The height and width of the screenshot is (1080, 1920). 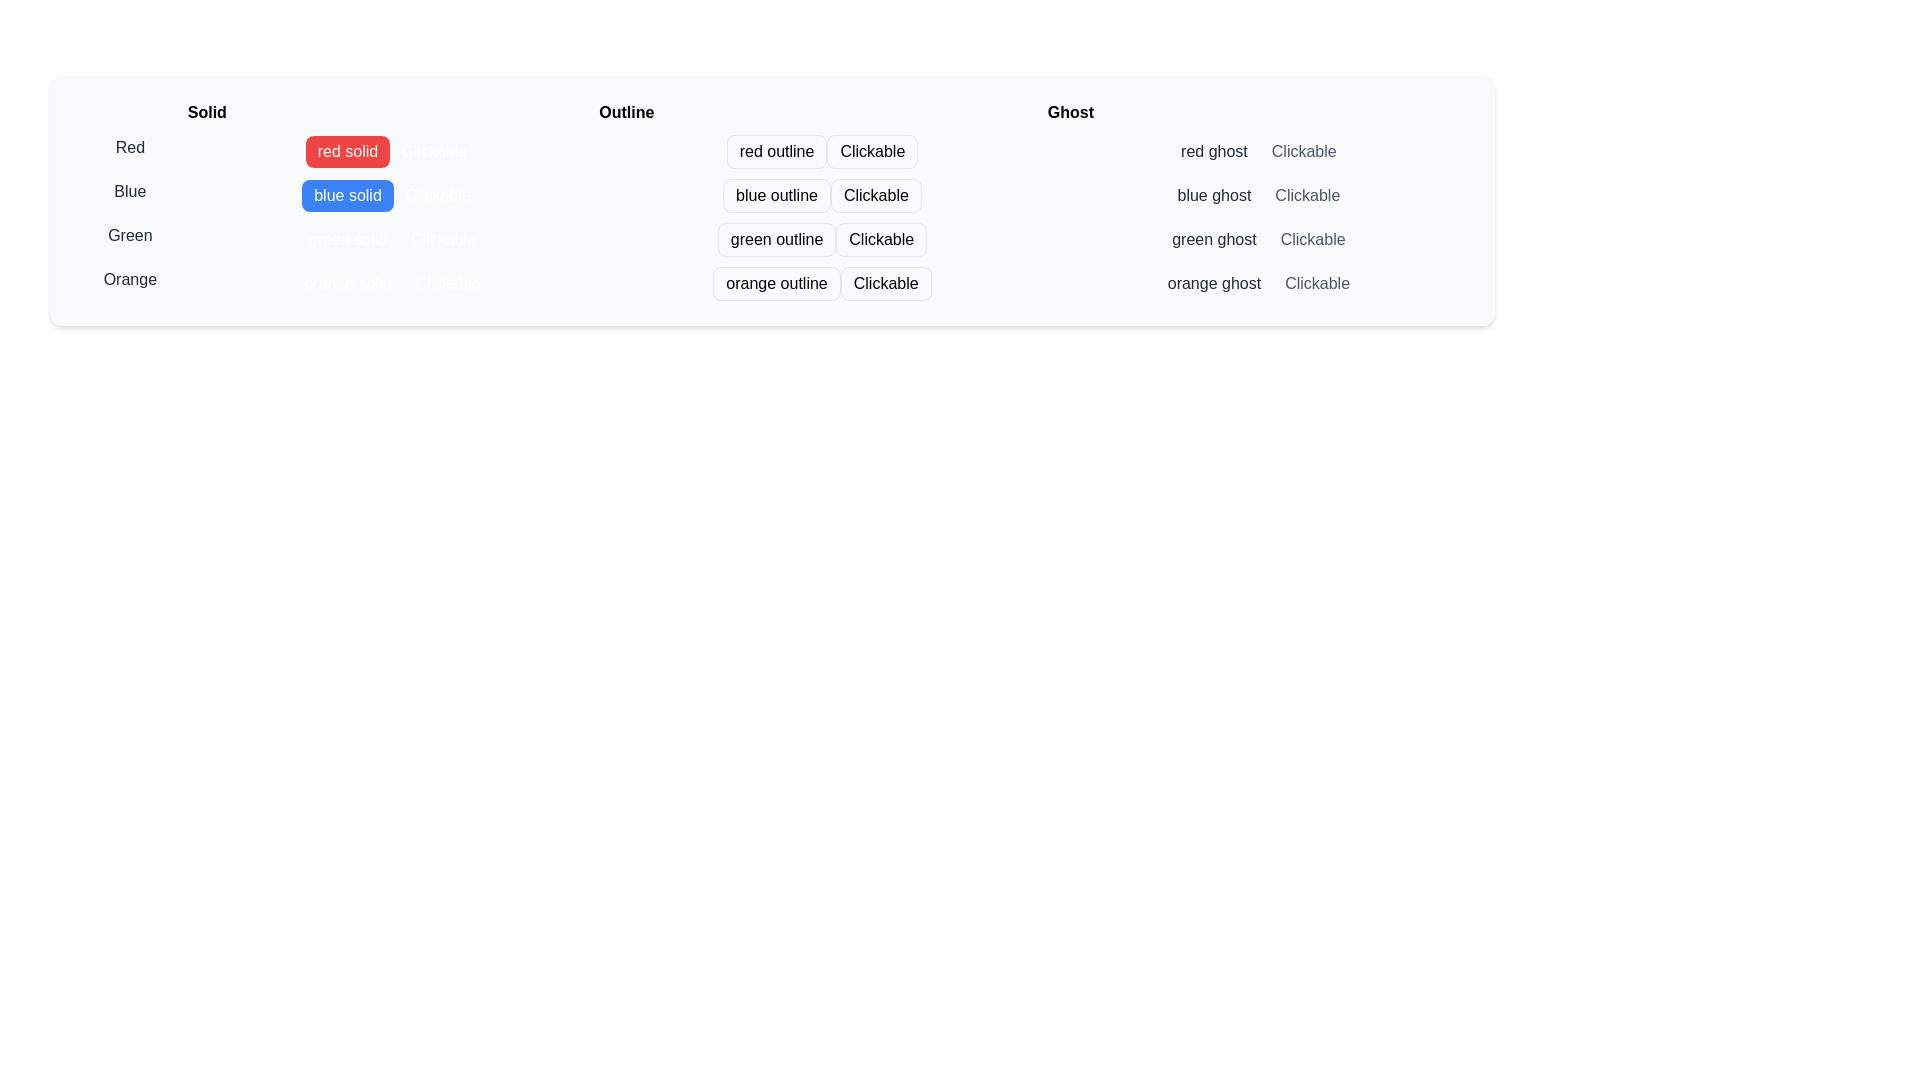 What do you see at coordinates (1257, 234) in the screenshot?
I see `text displayed in the label that reads 'Clickable' in the 'Ghost' column of the table layout, which is the third entry in that column` at bounding box center [1257, 234].